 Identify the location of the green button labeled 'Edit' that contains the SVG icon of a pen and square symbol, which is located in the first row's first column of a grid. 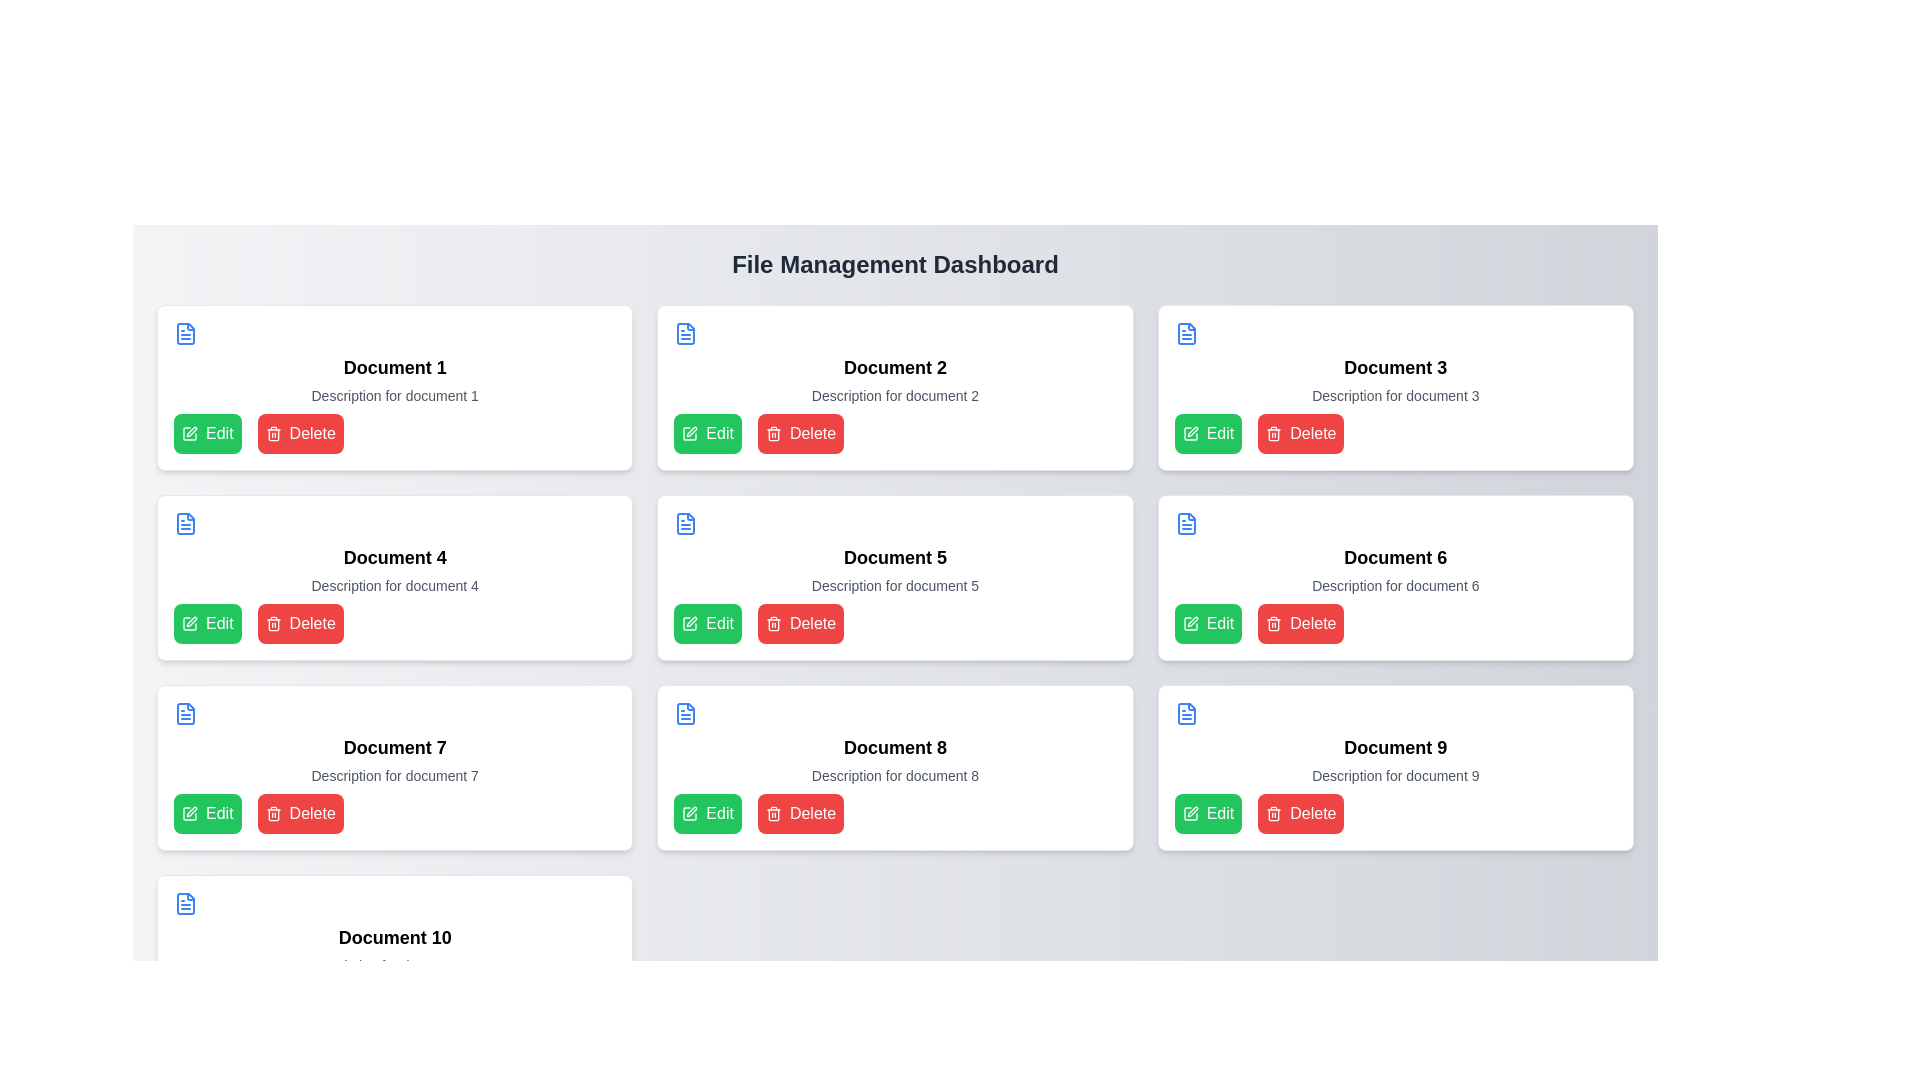
(190, 433).